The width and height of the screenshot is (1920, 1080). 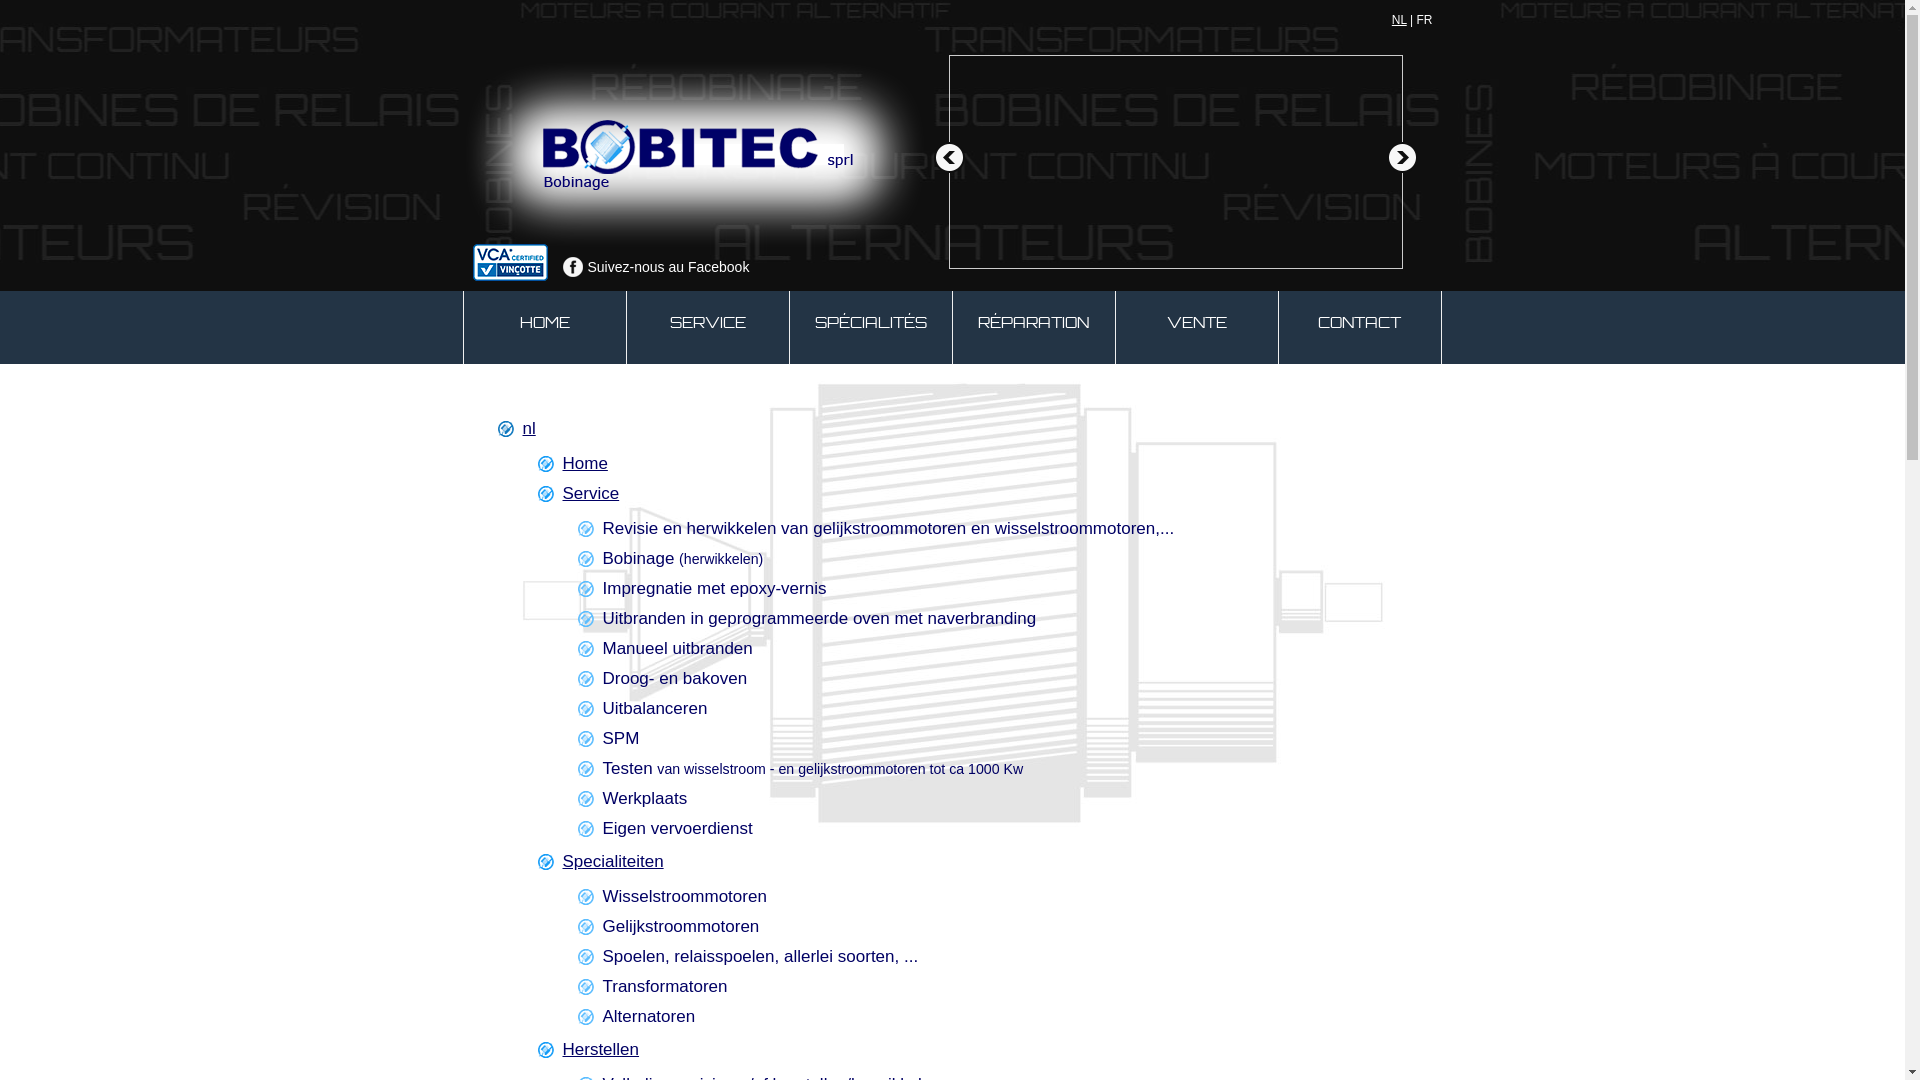 I want to click on 'HOME', so click(x=545, y=326).